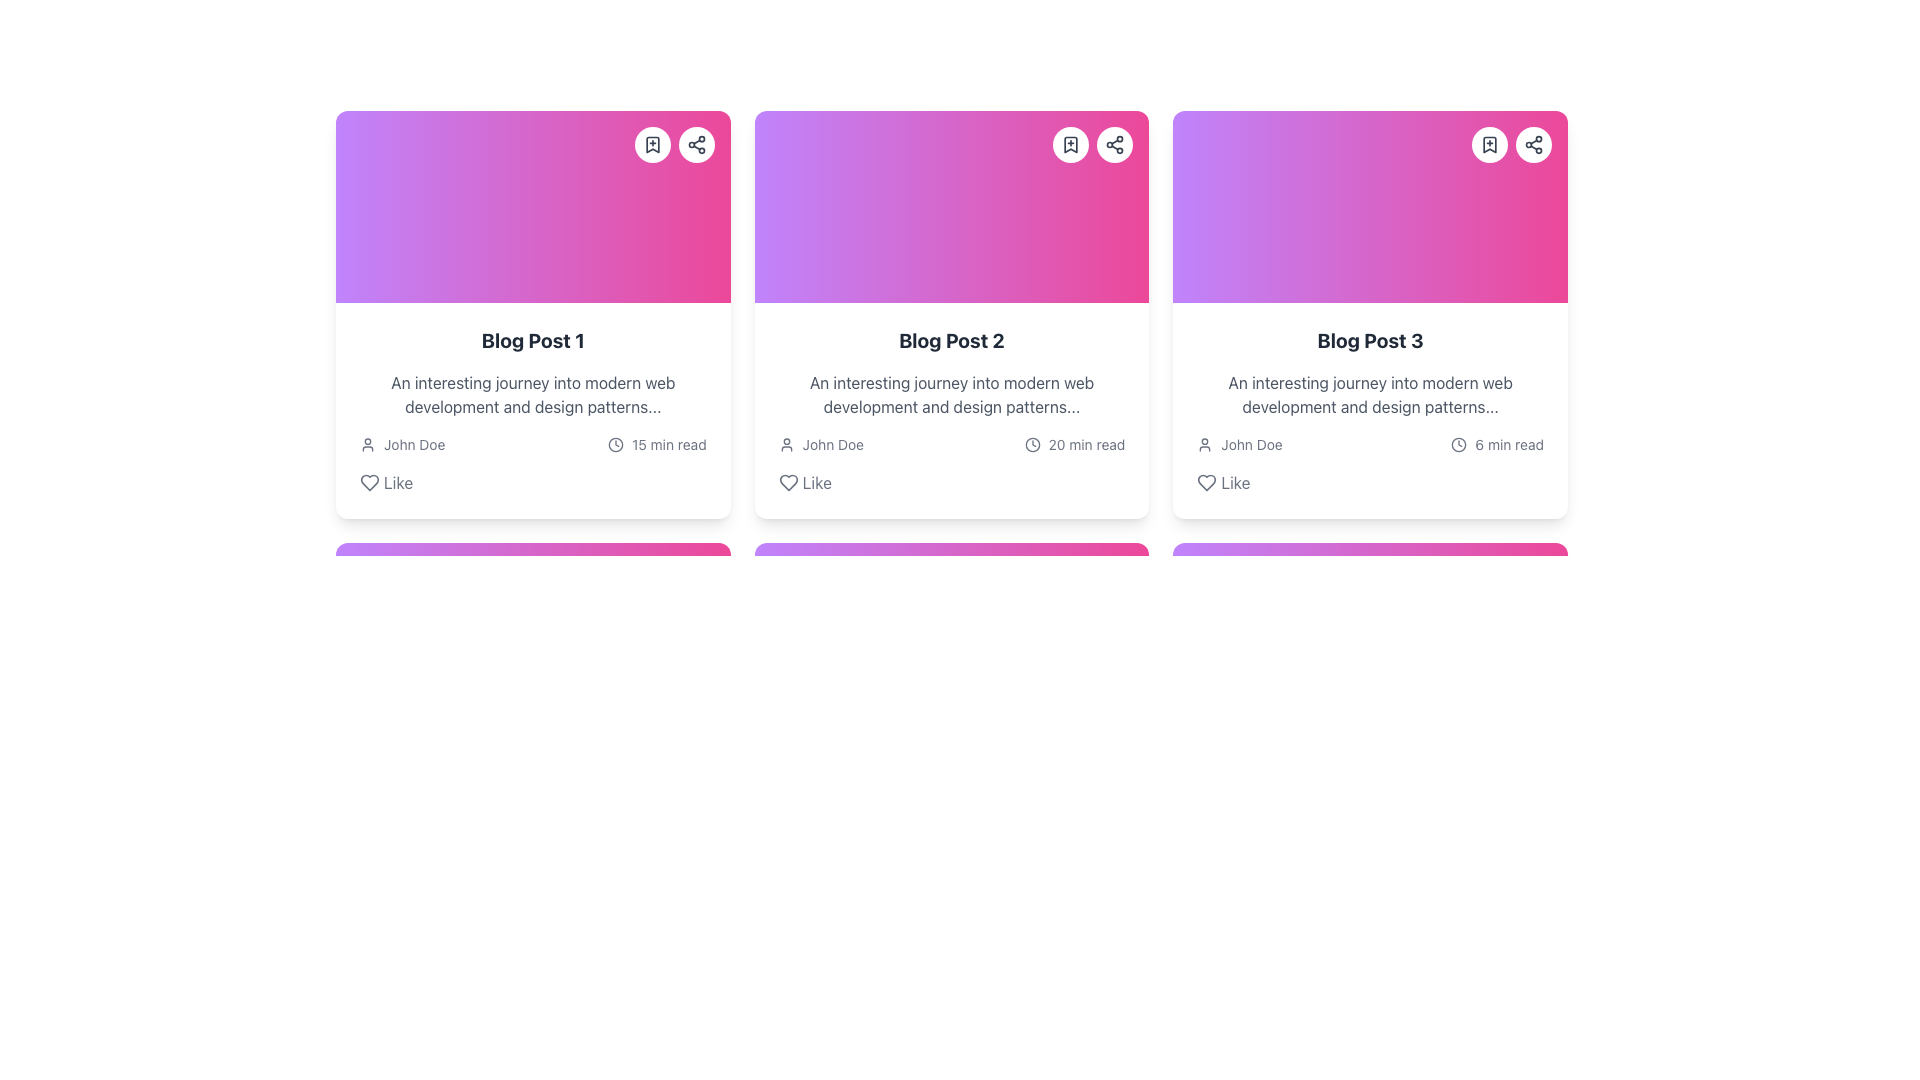  Describe the element at coordinates (833, 443) in the screenshot. I see `text content of the label displaying 'John Doe', which is part of the profile information beneath a blog post and located to the right of the user profile icon` at that location.